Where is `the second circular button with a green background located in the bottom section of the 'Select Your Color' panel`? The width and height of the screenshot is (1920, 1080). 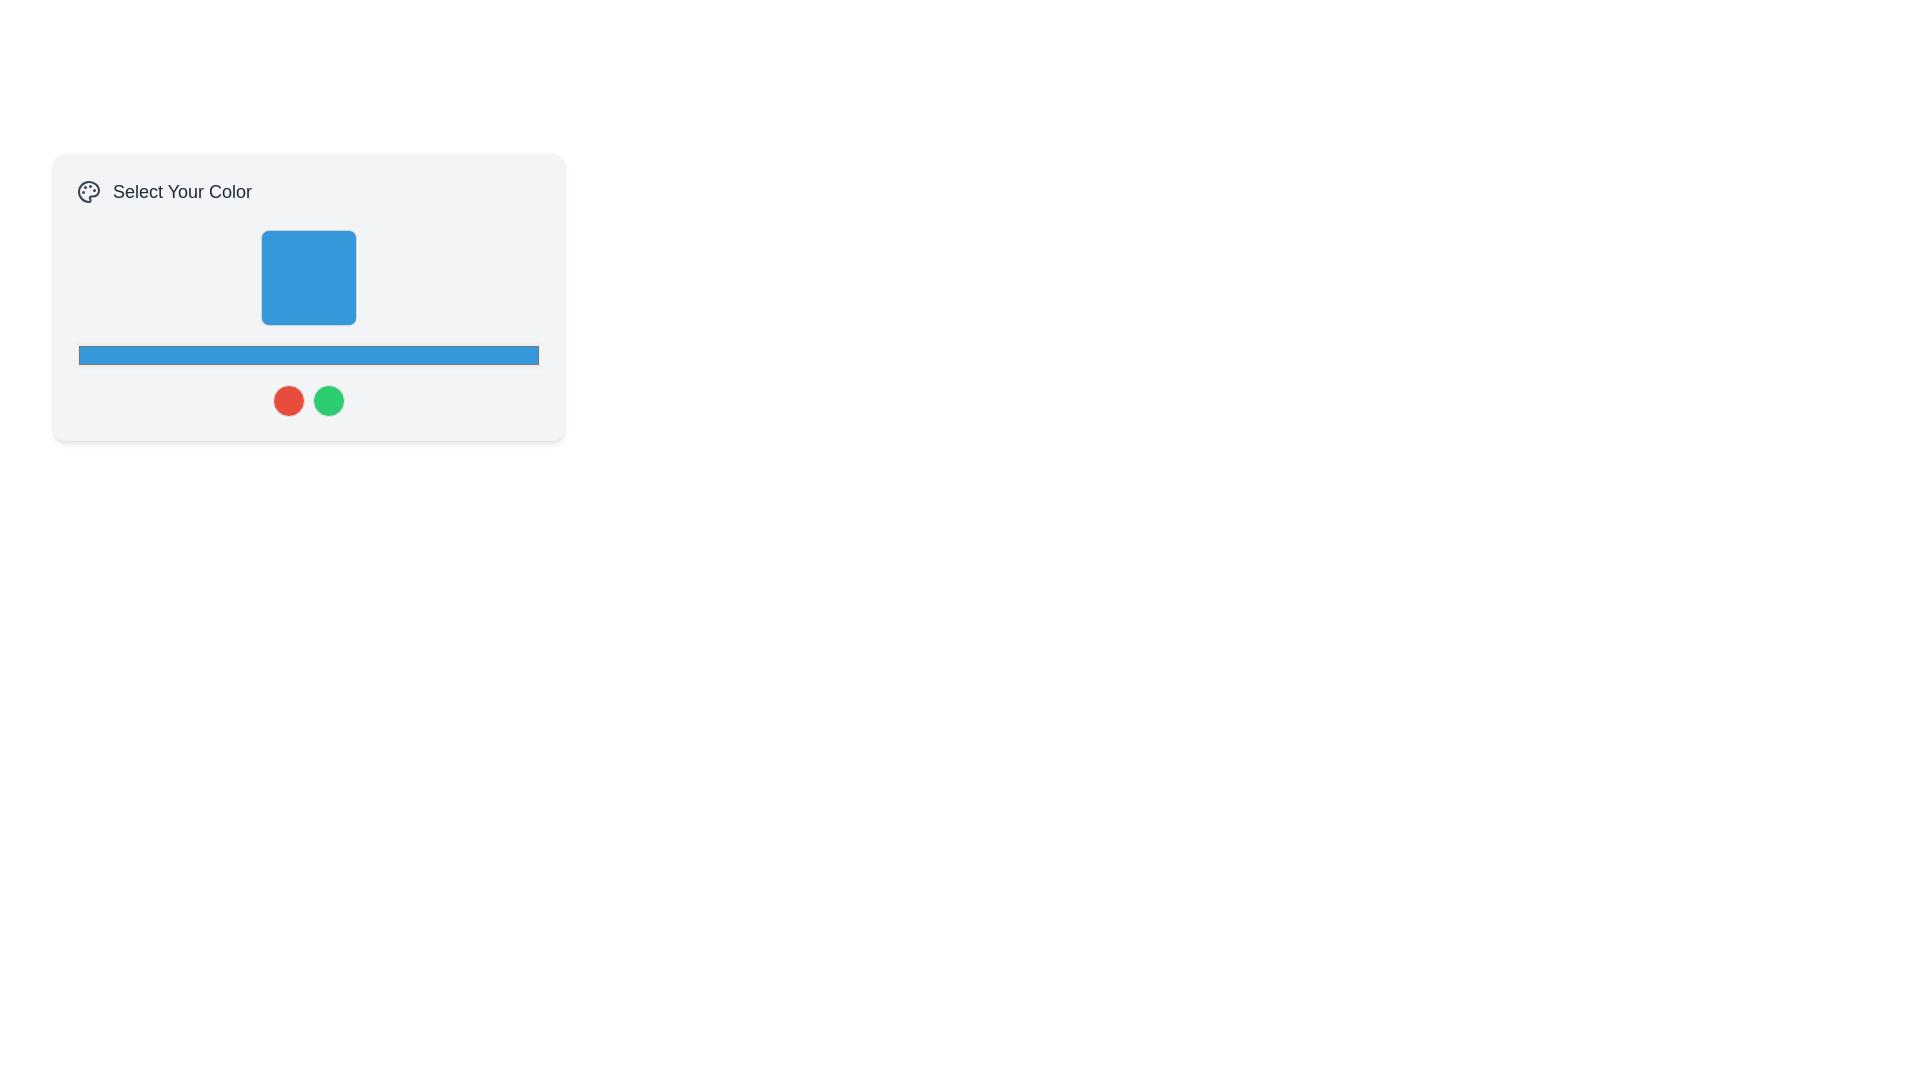
the second circular button with a green background located in the bottom section of the 'Select Your Color' panel is located at coordinates (329, 401).